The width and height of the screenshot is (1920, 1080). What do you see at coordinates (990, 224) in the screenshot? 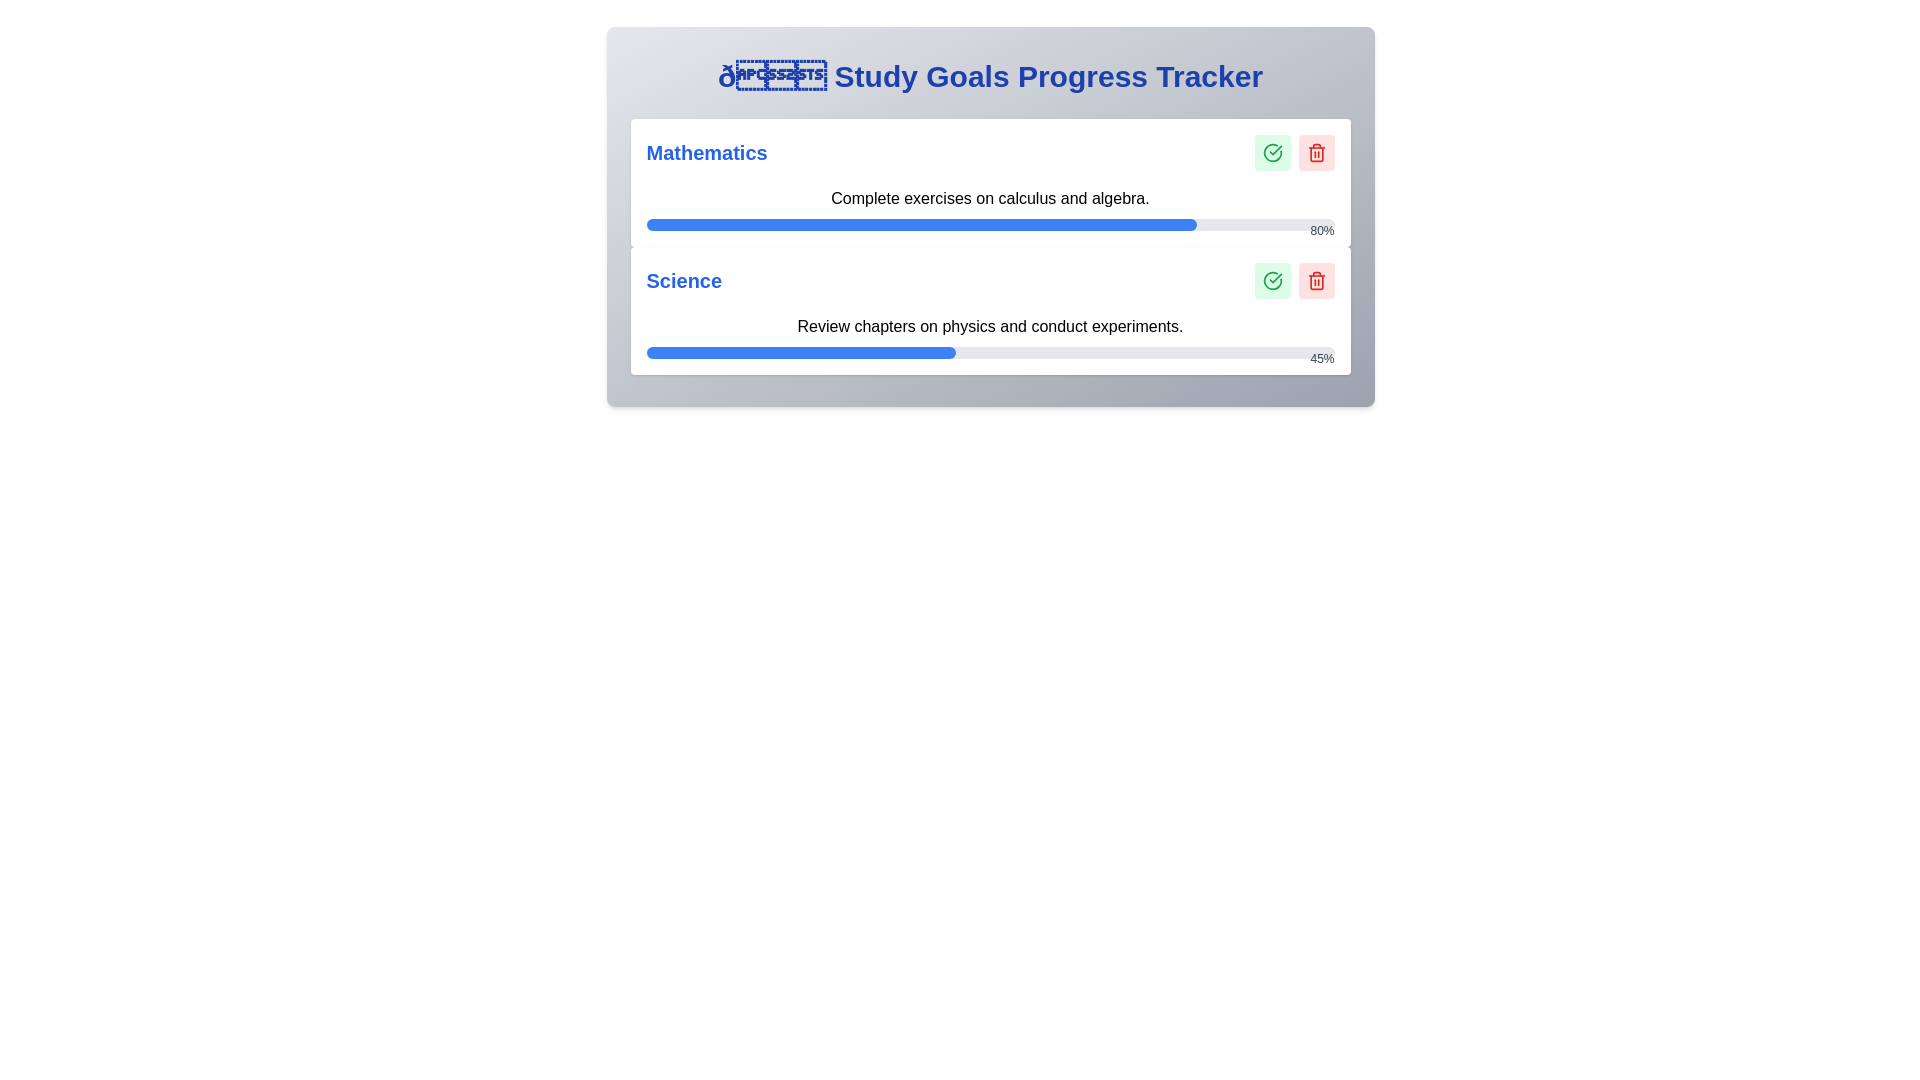
I see `the horizontal progress bar displaying 80% completion, located within the 'Mathematics' section, positioned below the text 'Complete exercises on calculus and algebra.'` at bounding box center [990, 224].